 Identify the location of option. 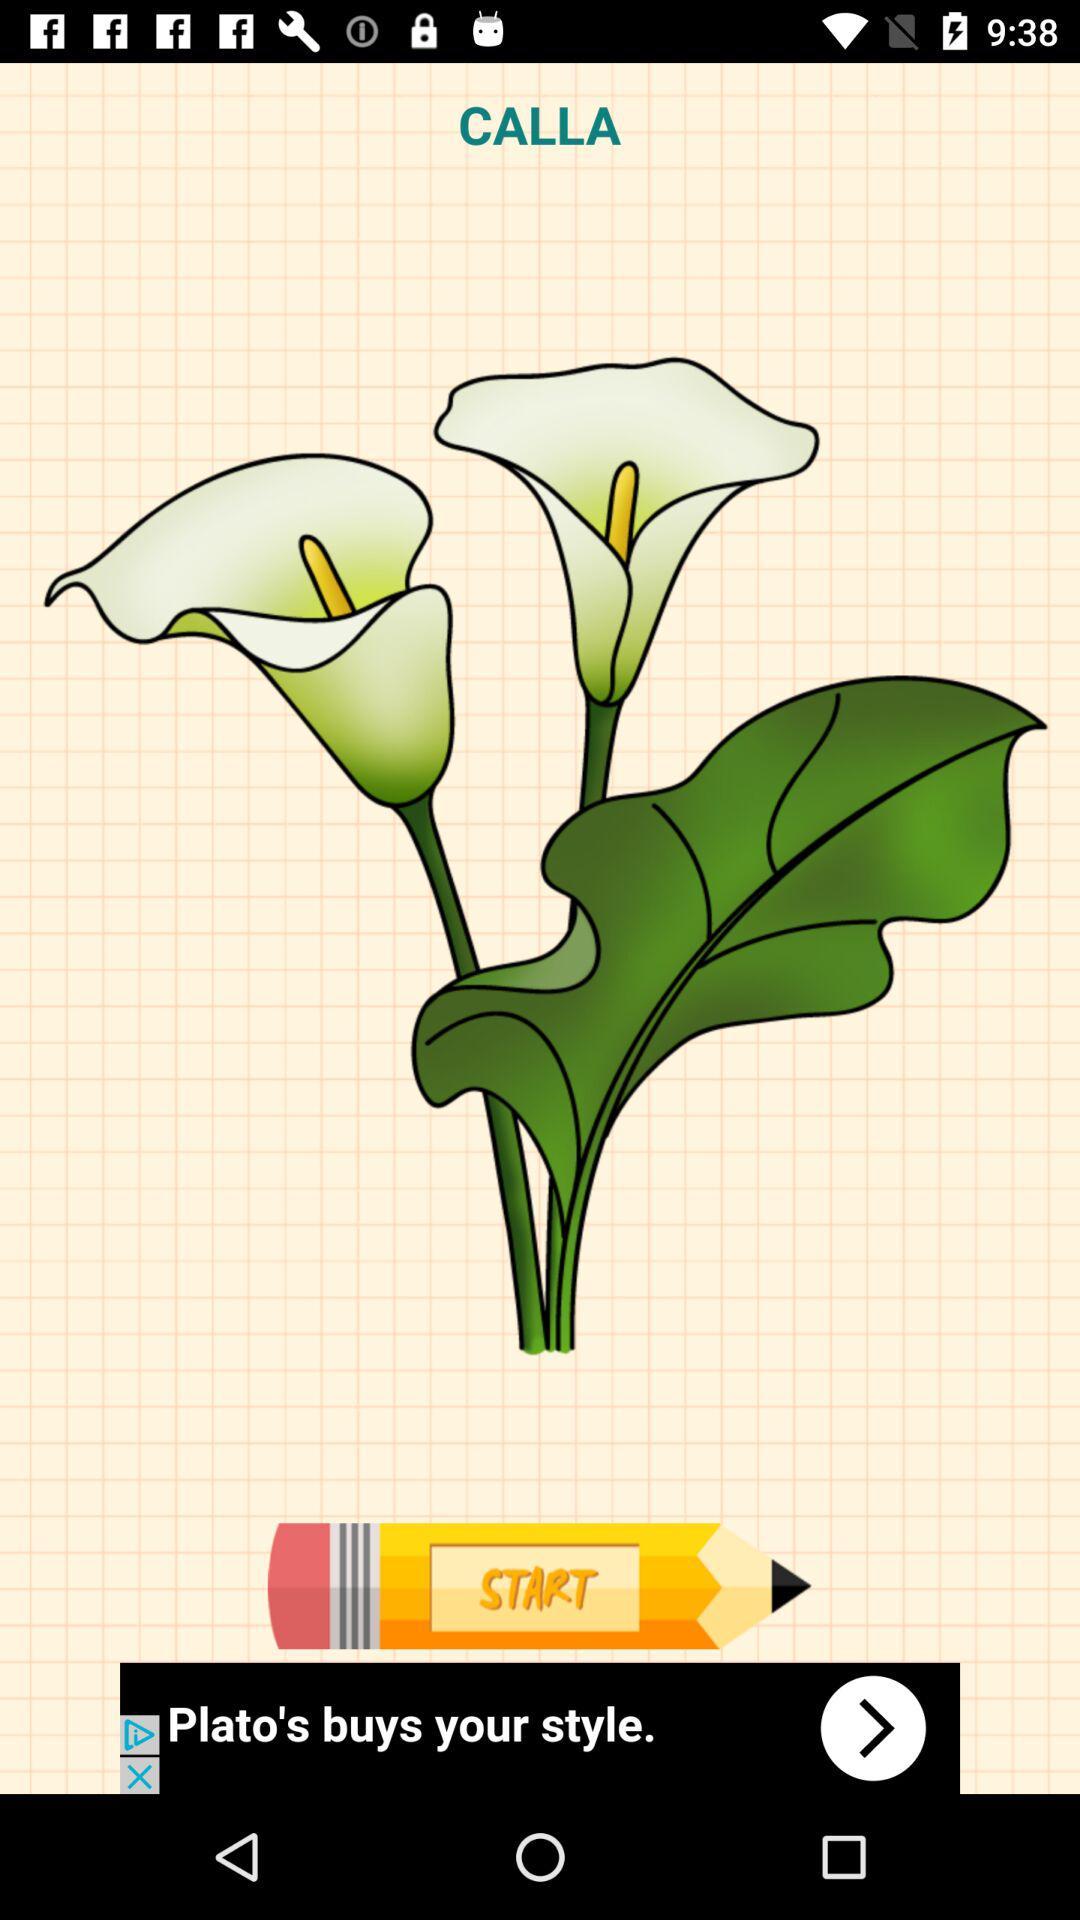
(538, 1585).